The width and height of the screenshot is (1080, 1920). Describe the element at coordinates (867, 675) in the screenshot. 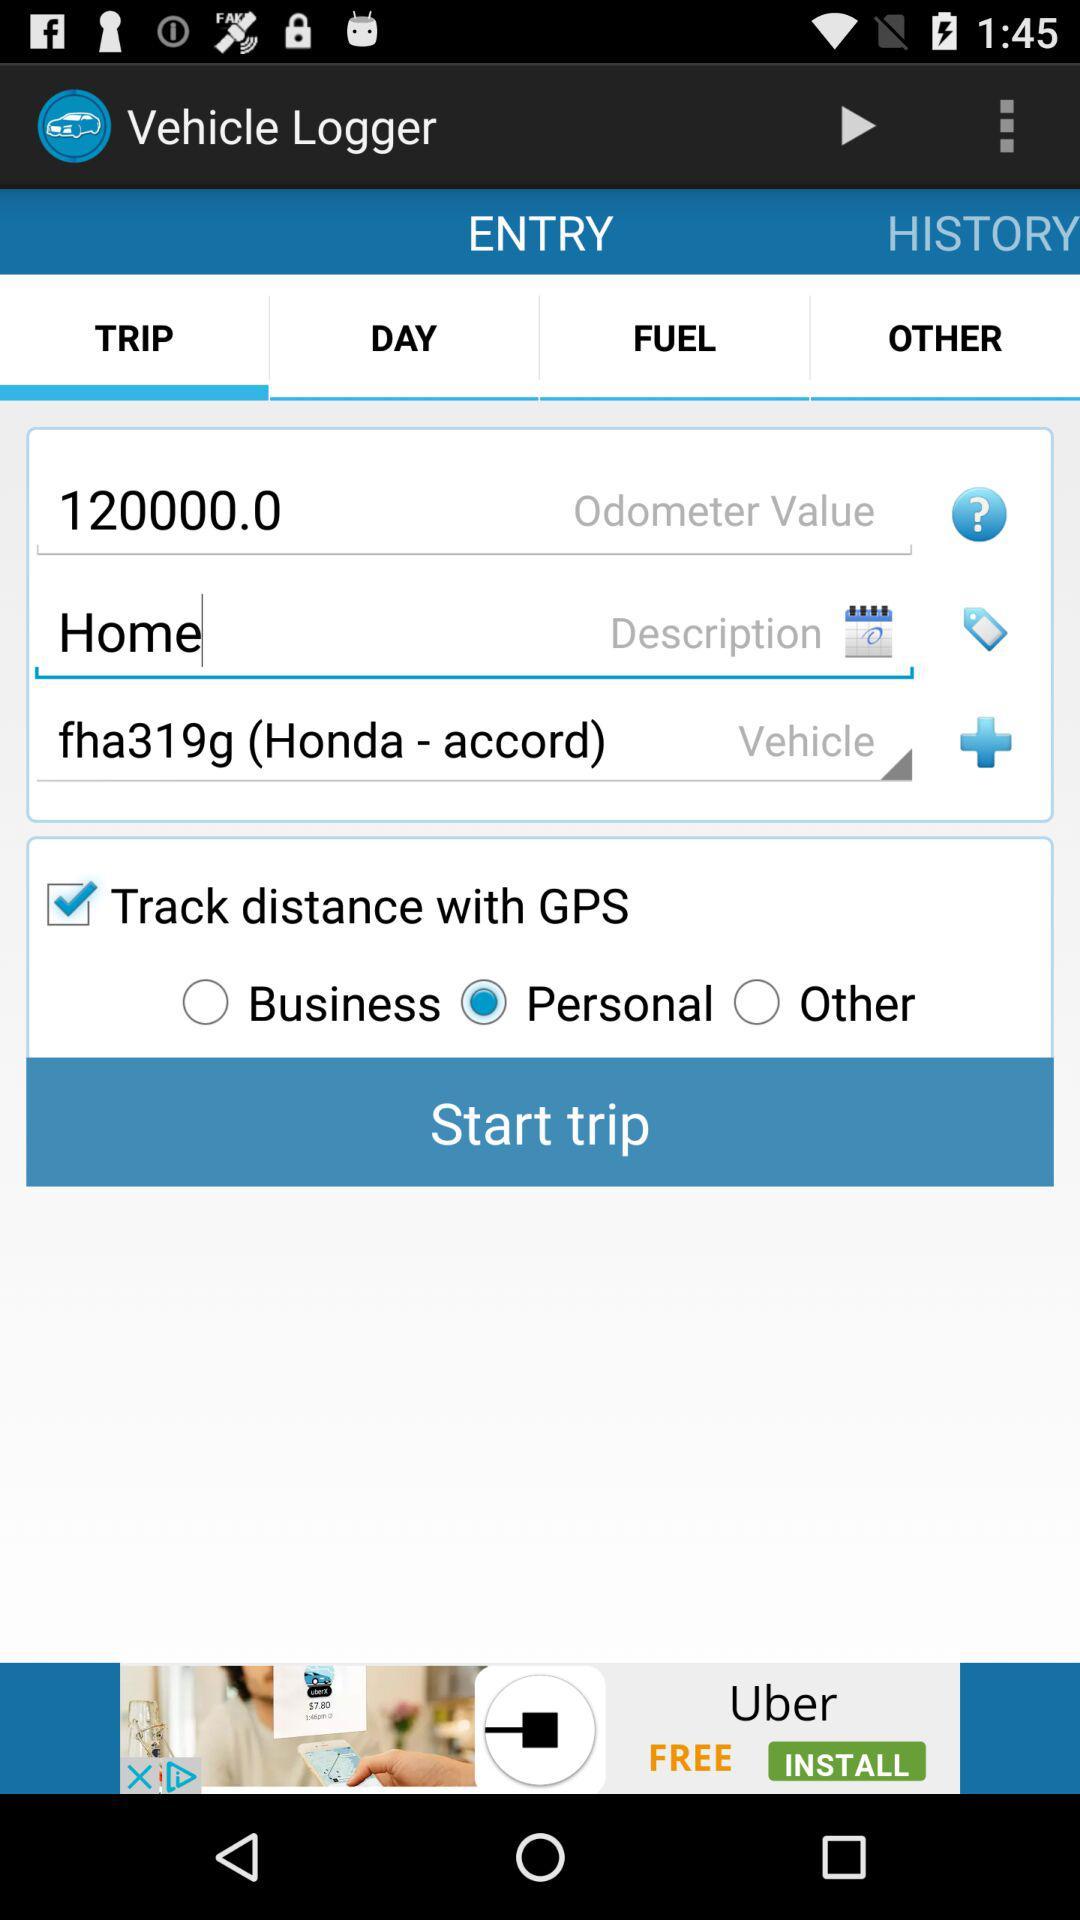

I see `the date_range icon` at that location.